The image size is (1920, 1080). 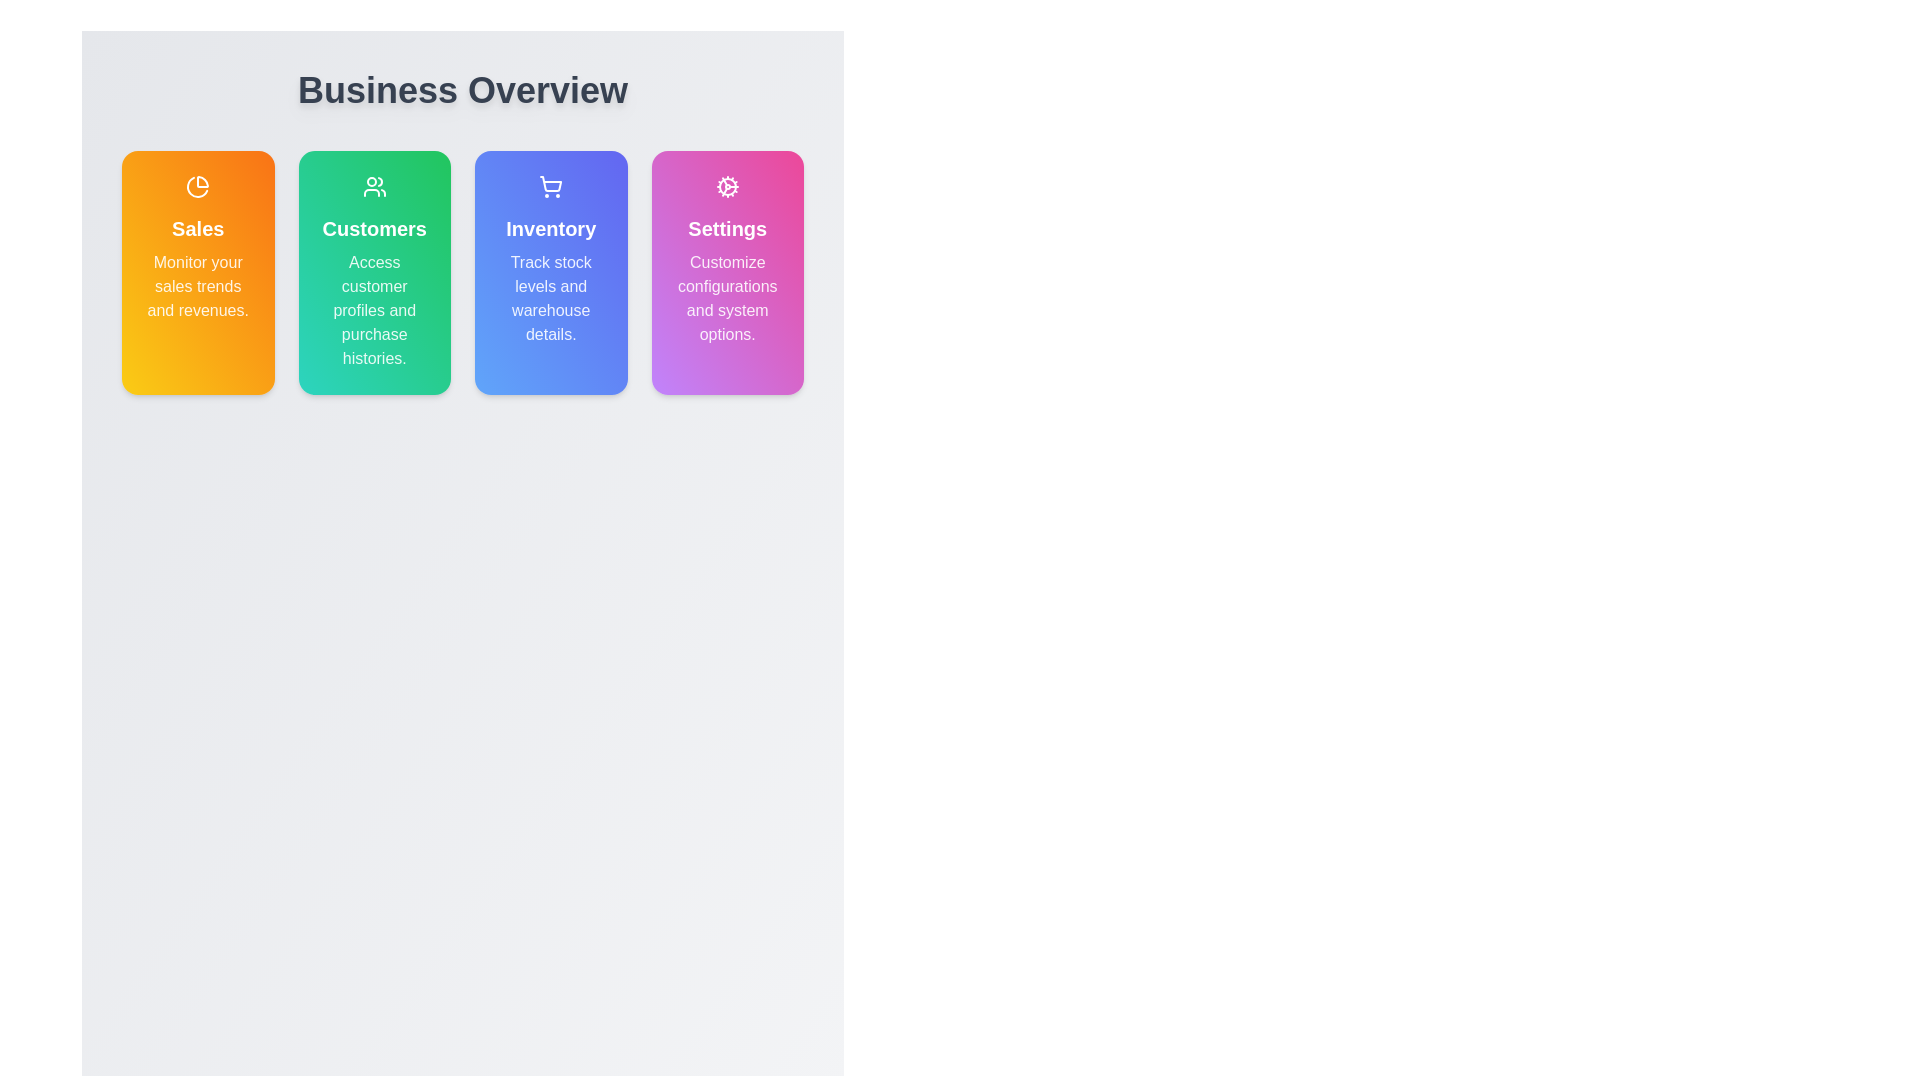 What do you see at coordinates (726, 299) in the screenshot?
I see `text description that provides additional information about the 'Settings' feature, located in the fourth card from the left, centrally aligned below the heading 'Settings'` at bounding box center [726, 299].